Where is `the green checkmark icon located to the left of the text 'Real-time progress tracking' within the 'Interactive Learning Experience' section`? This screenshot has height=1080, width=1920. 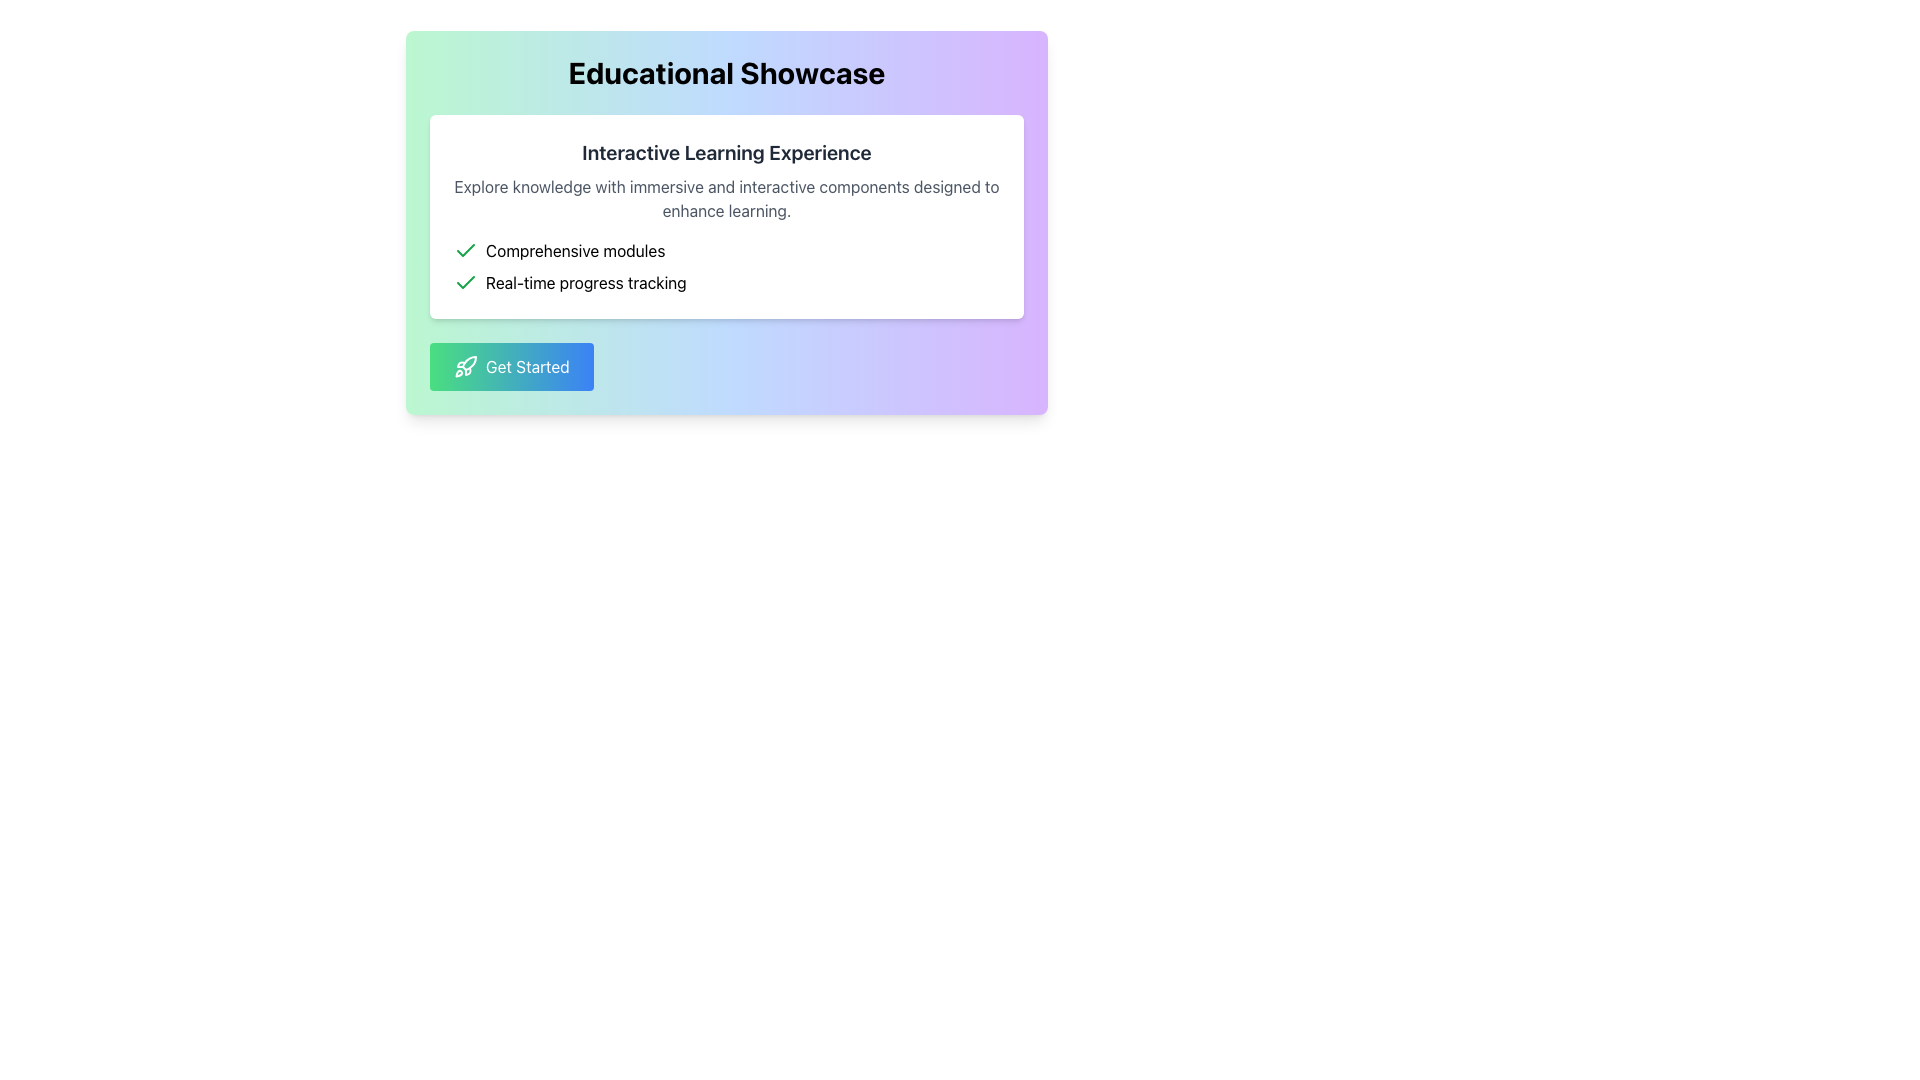 the green checkmark icon located to the left of the text 'Real-time progress tracking' within the 'Interactive Learning Experience' section is located at coordinates (464, 282).